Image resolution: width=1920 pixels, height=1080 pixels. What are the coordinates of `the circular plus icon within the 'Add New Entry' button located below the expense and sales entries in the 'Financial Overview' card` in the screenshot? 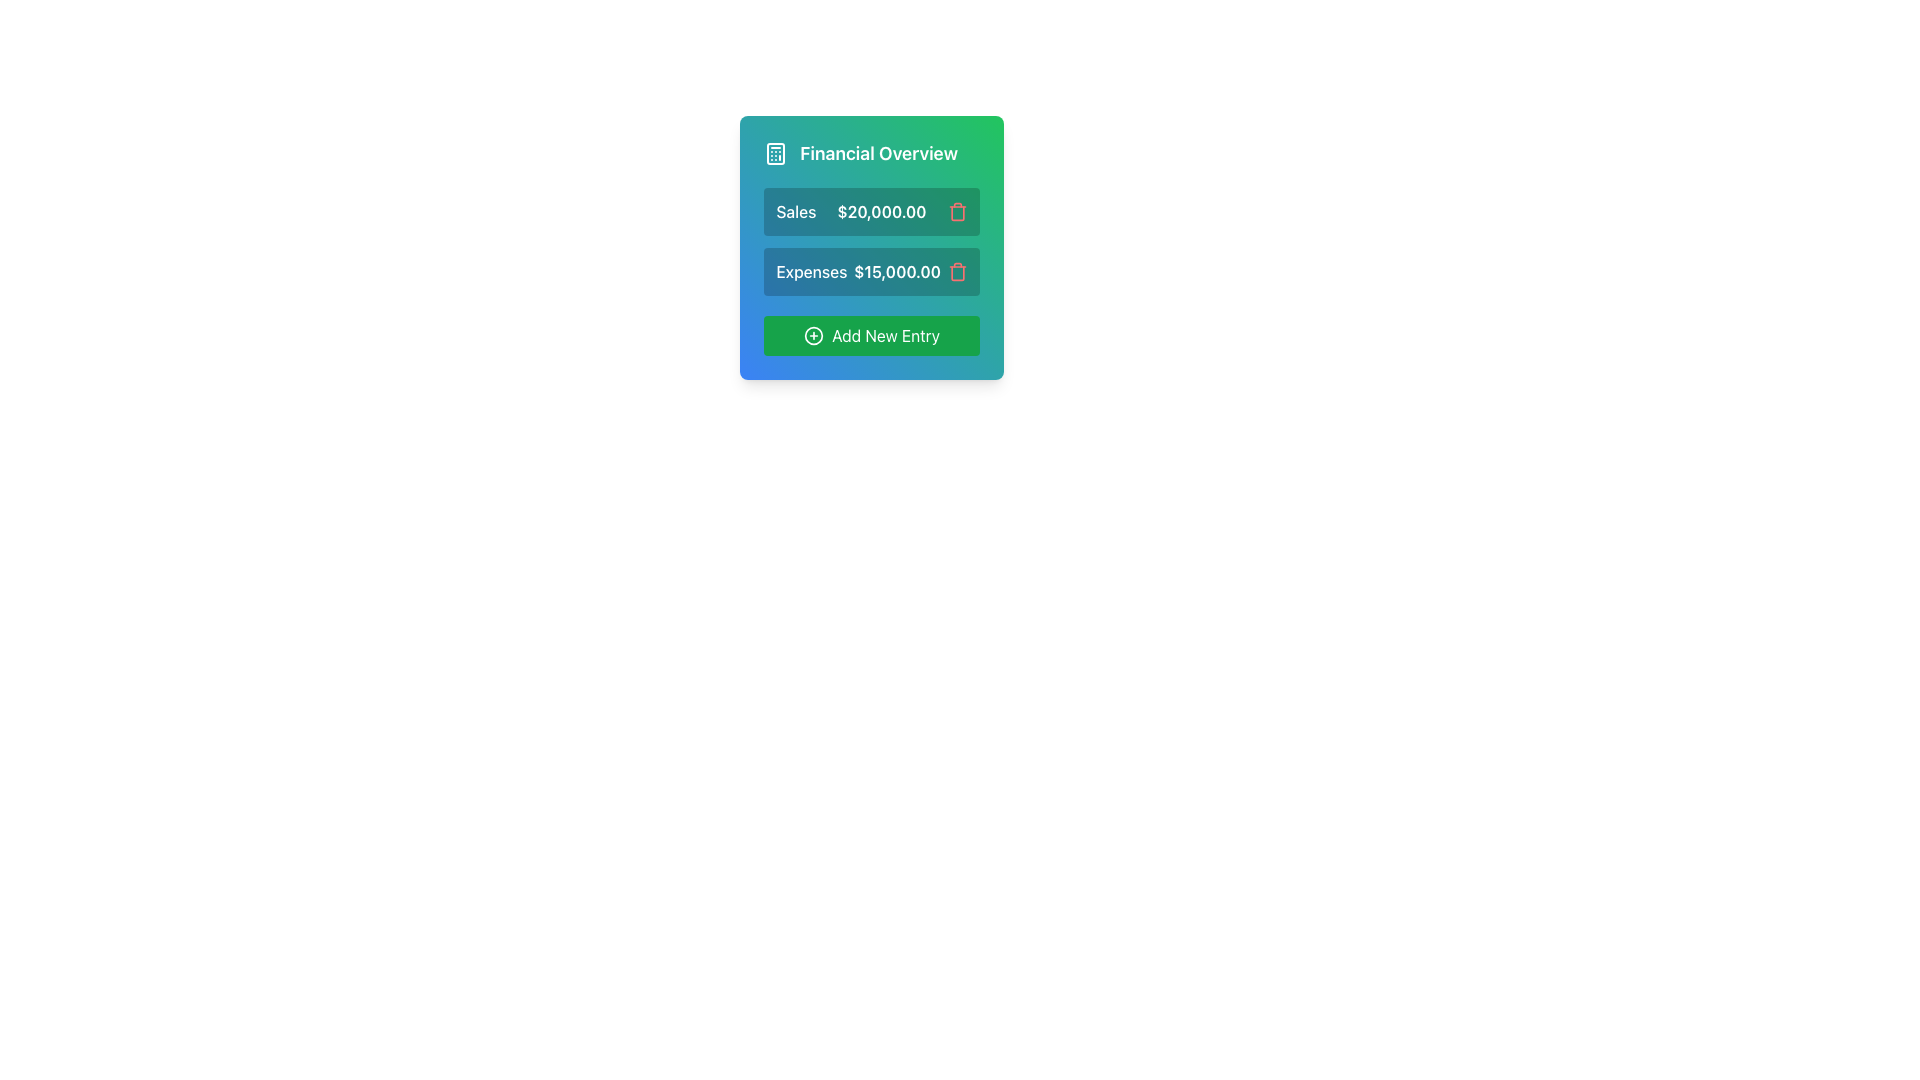 It's located at (814, 334).